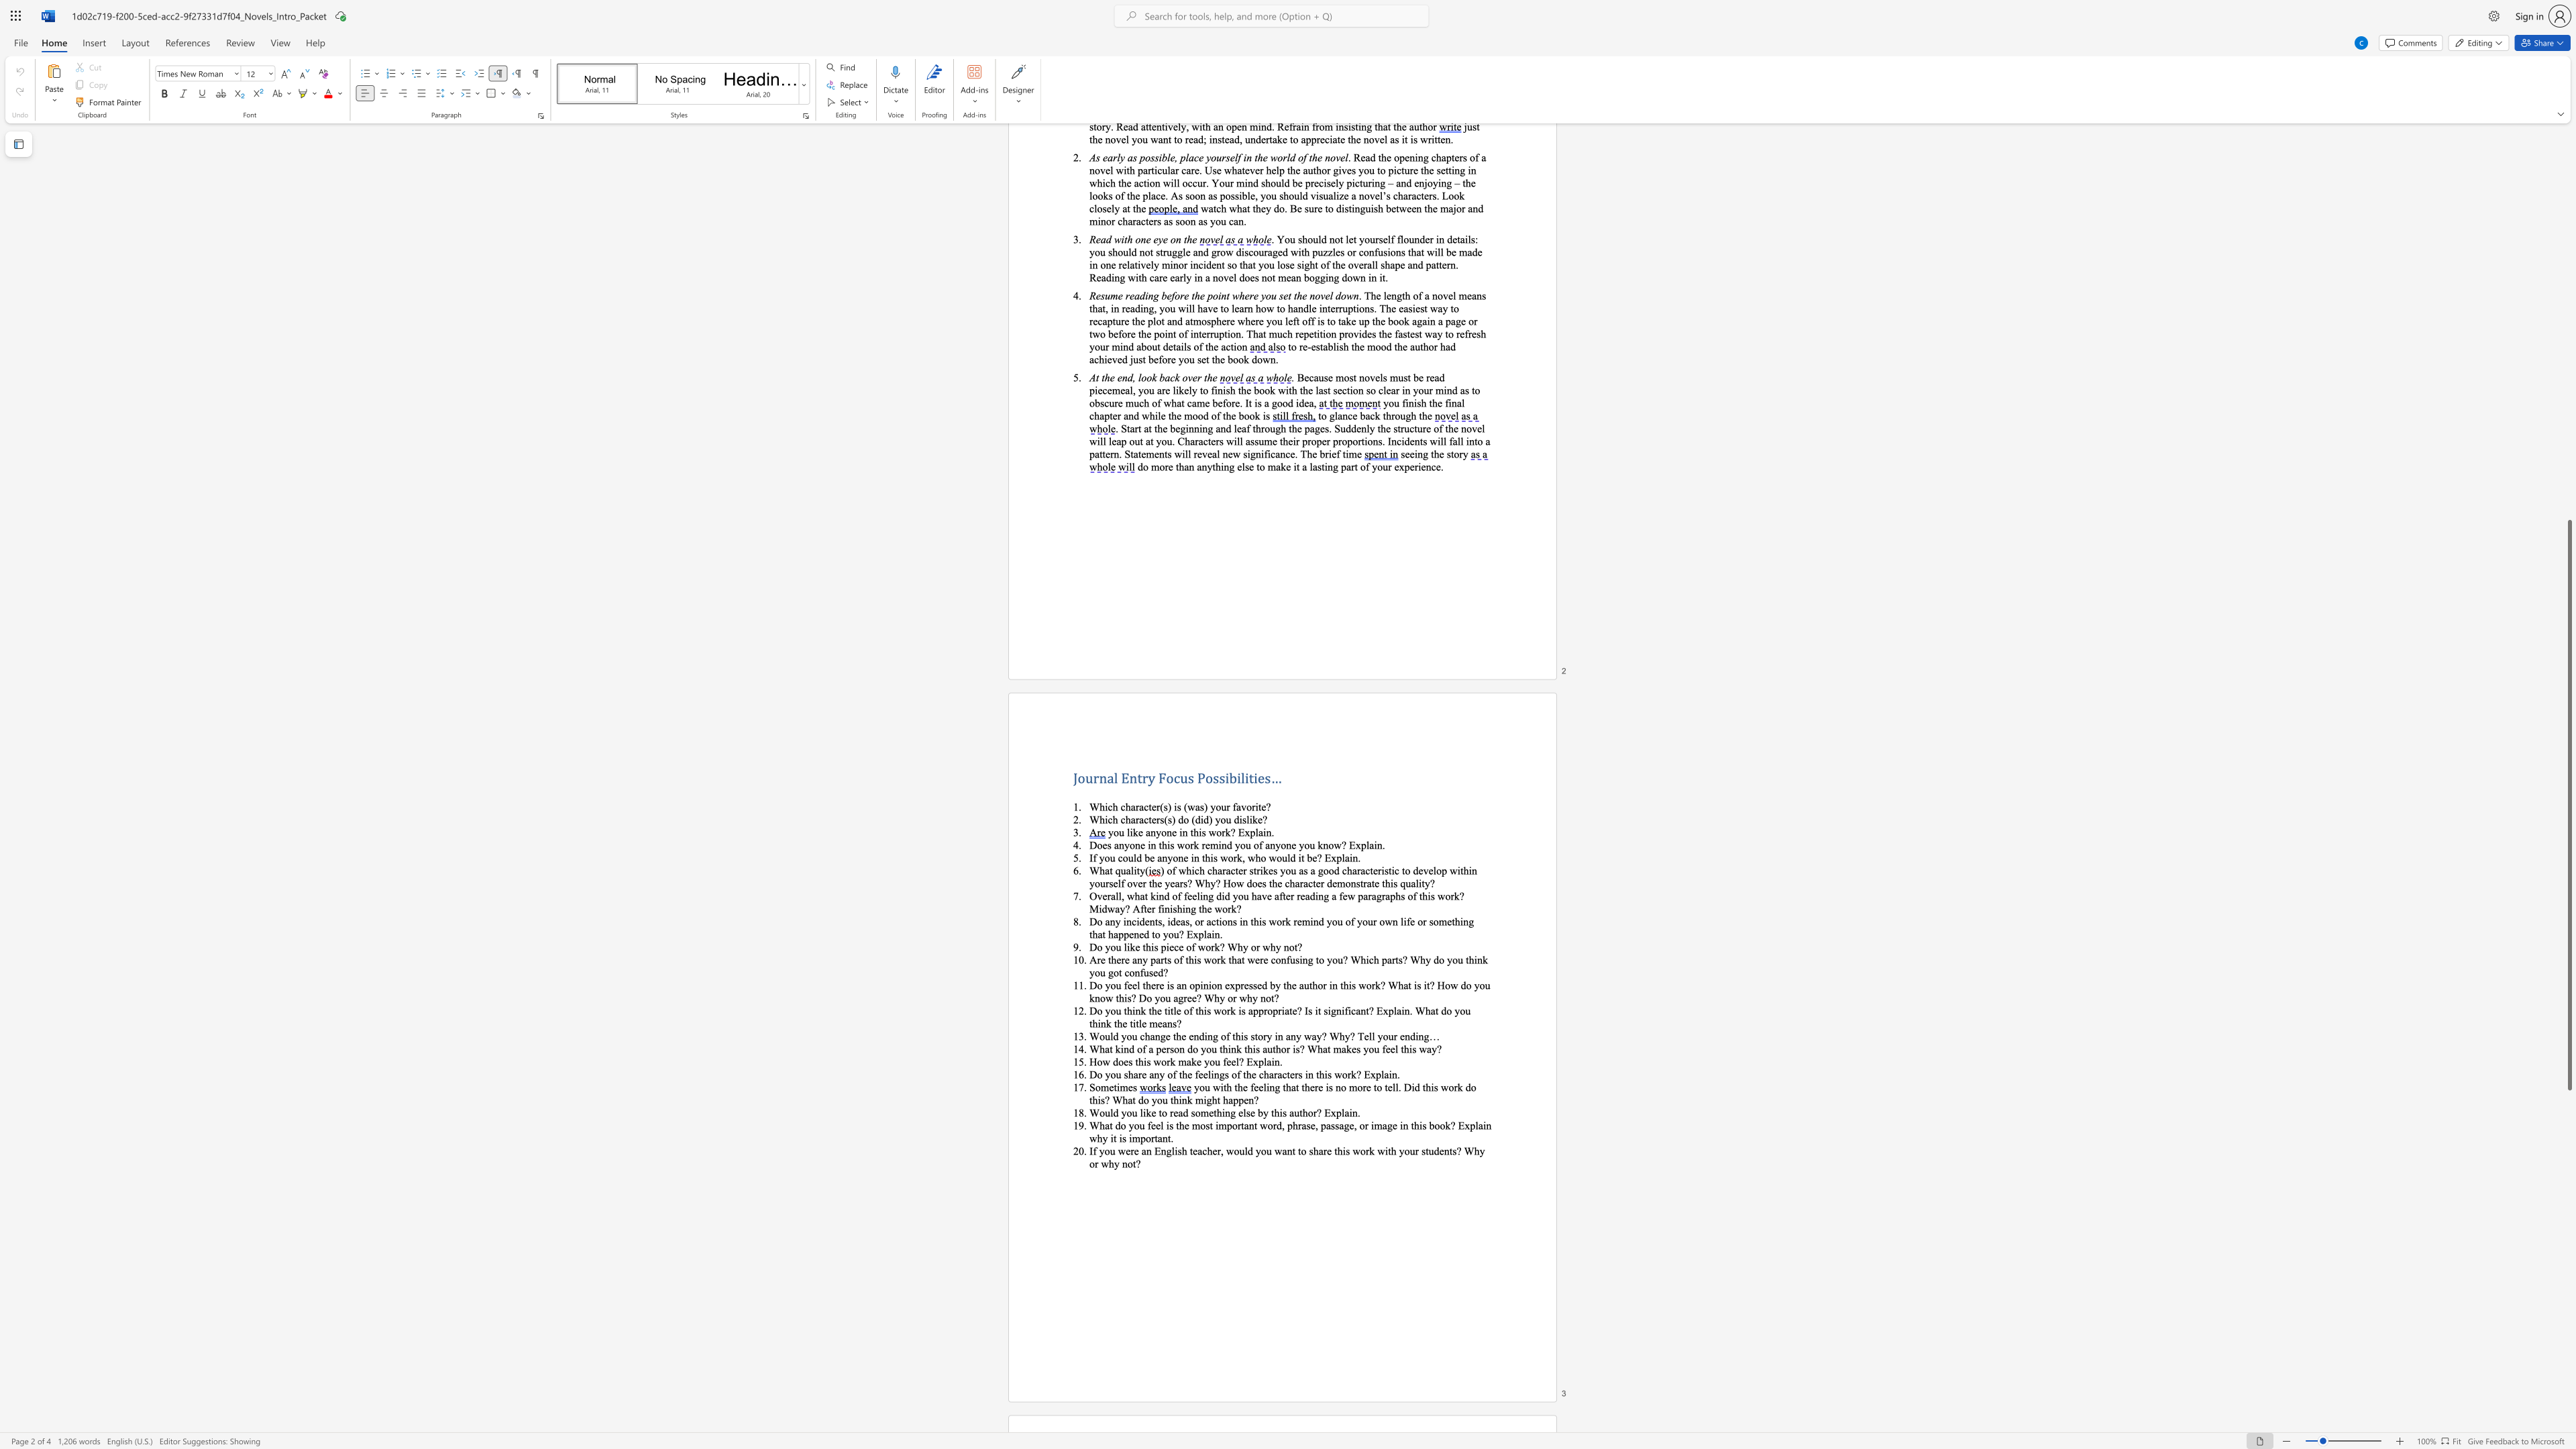  Describe the element at coordinates (1104, 818) in the screenshot. I see `the subset text "ich characters(" within the text "Which characters(s) do (did) you dislike?"` at that location.